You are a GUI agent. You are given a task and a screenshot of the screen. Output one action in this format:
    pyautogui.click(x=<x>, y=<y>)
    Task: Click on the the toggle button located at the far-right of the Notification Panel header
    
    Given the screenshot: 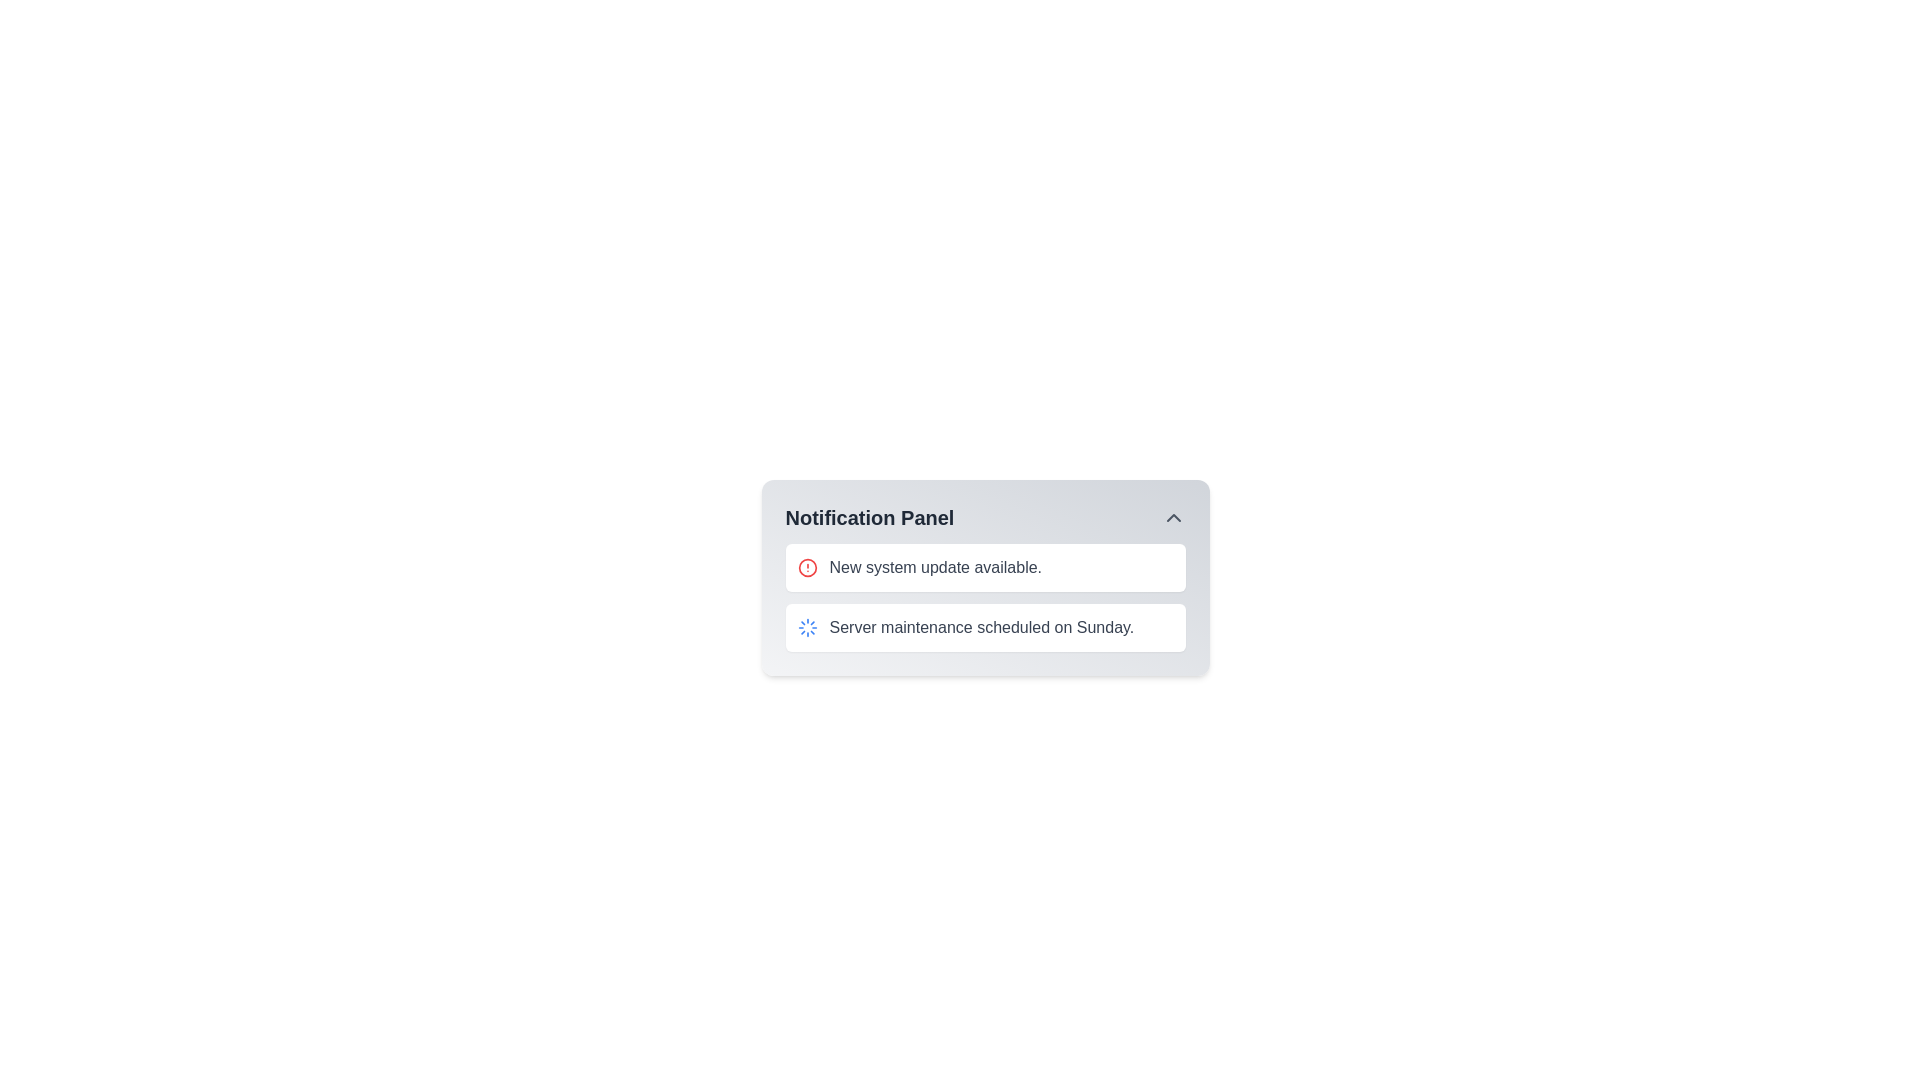 What is the action you would take?
    pyautogui.click(x=1173, y=516)
    